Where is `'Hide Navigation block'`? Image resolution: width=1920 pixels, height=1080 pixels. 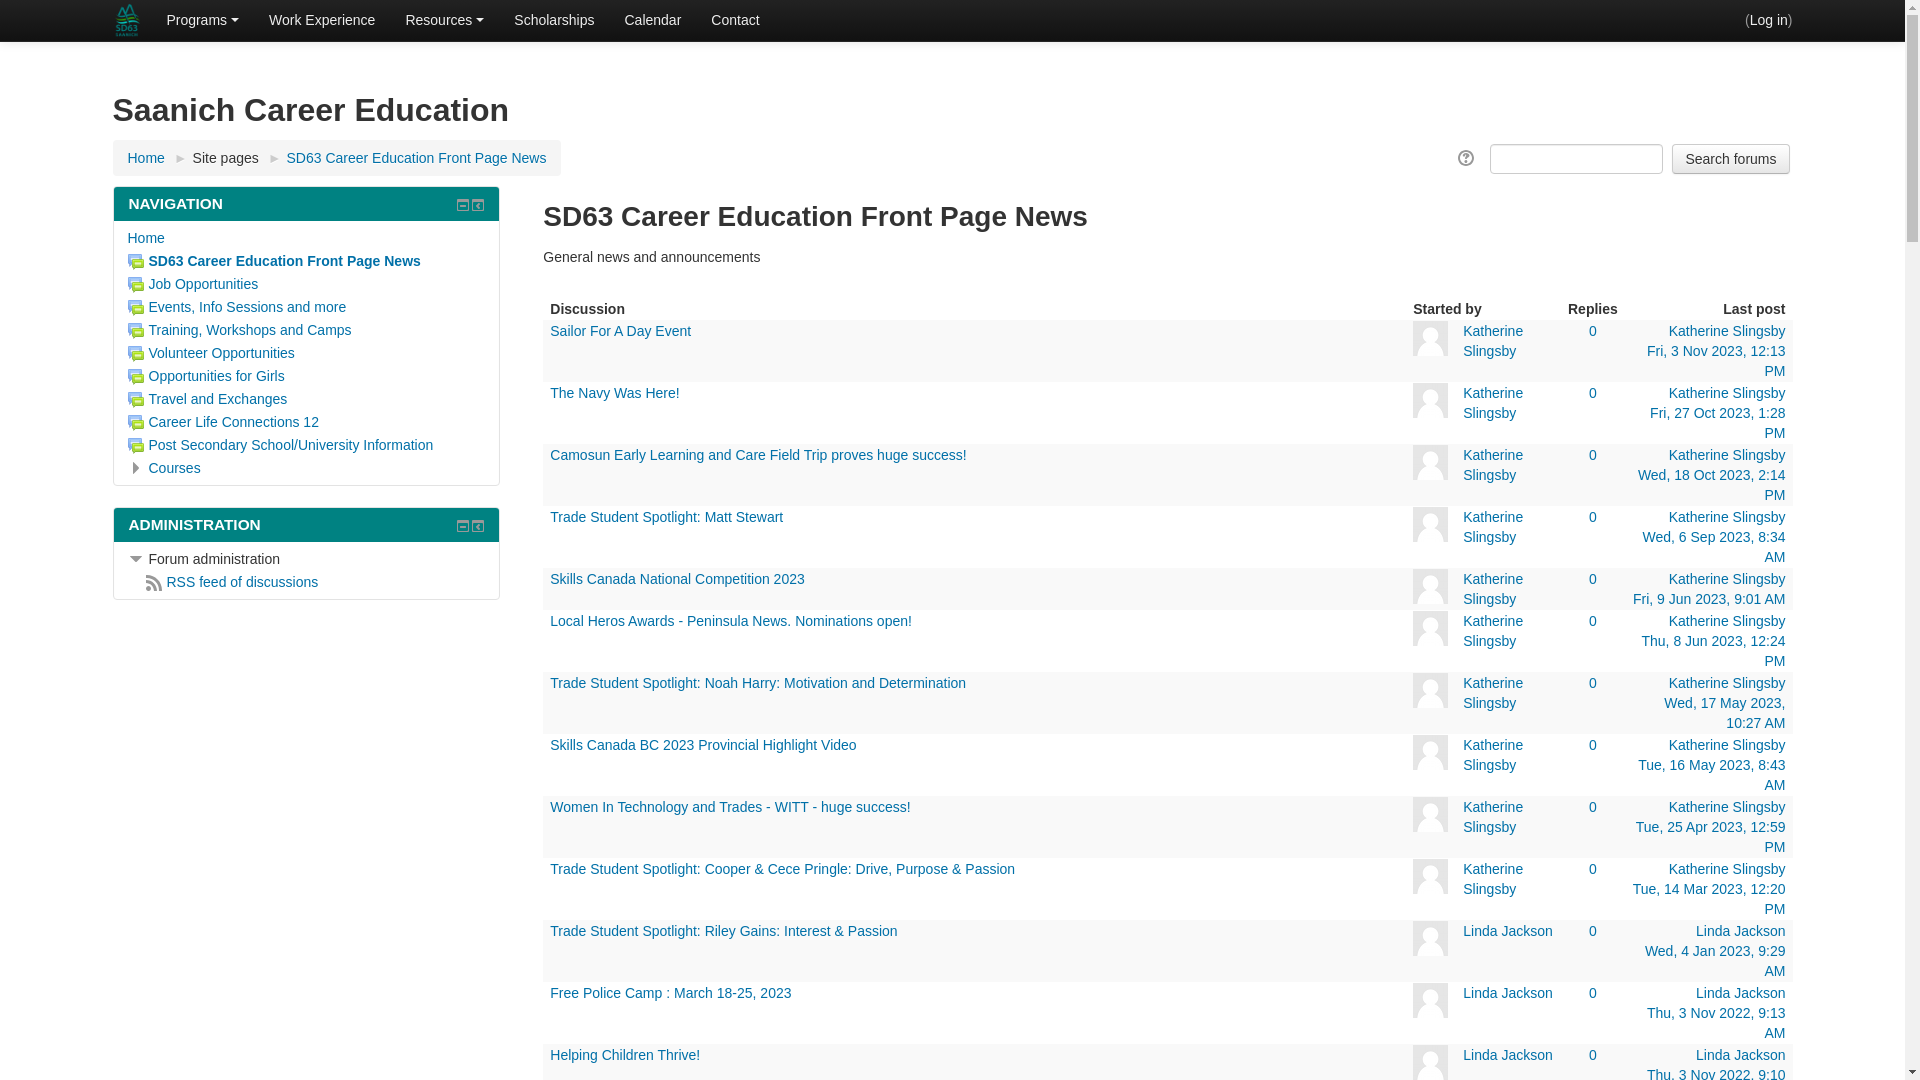
'Hide Navigation block' is located at coordinates (461, 204).